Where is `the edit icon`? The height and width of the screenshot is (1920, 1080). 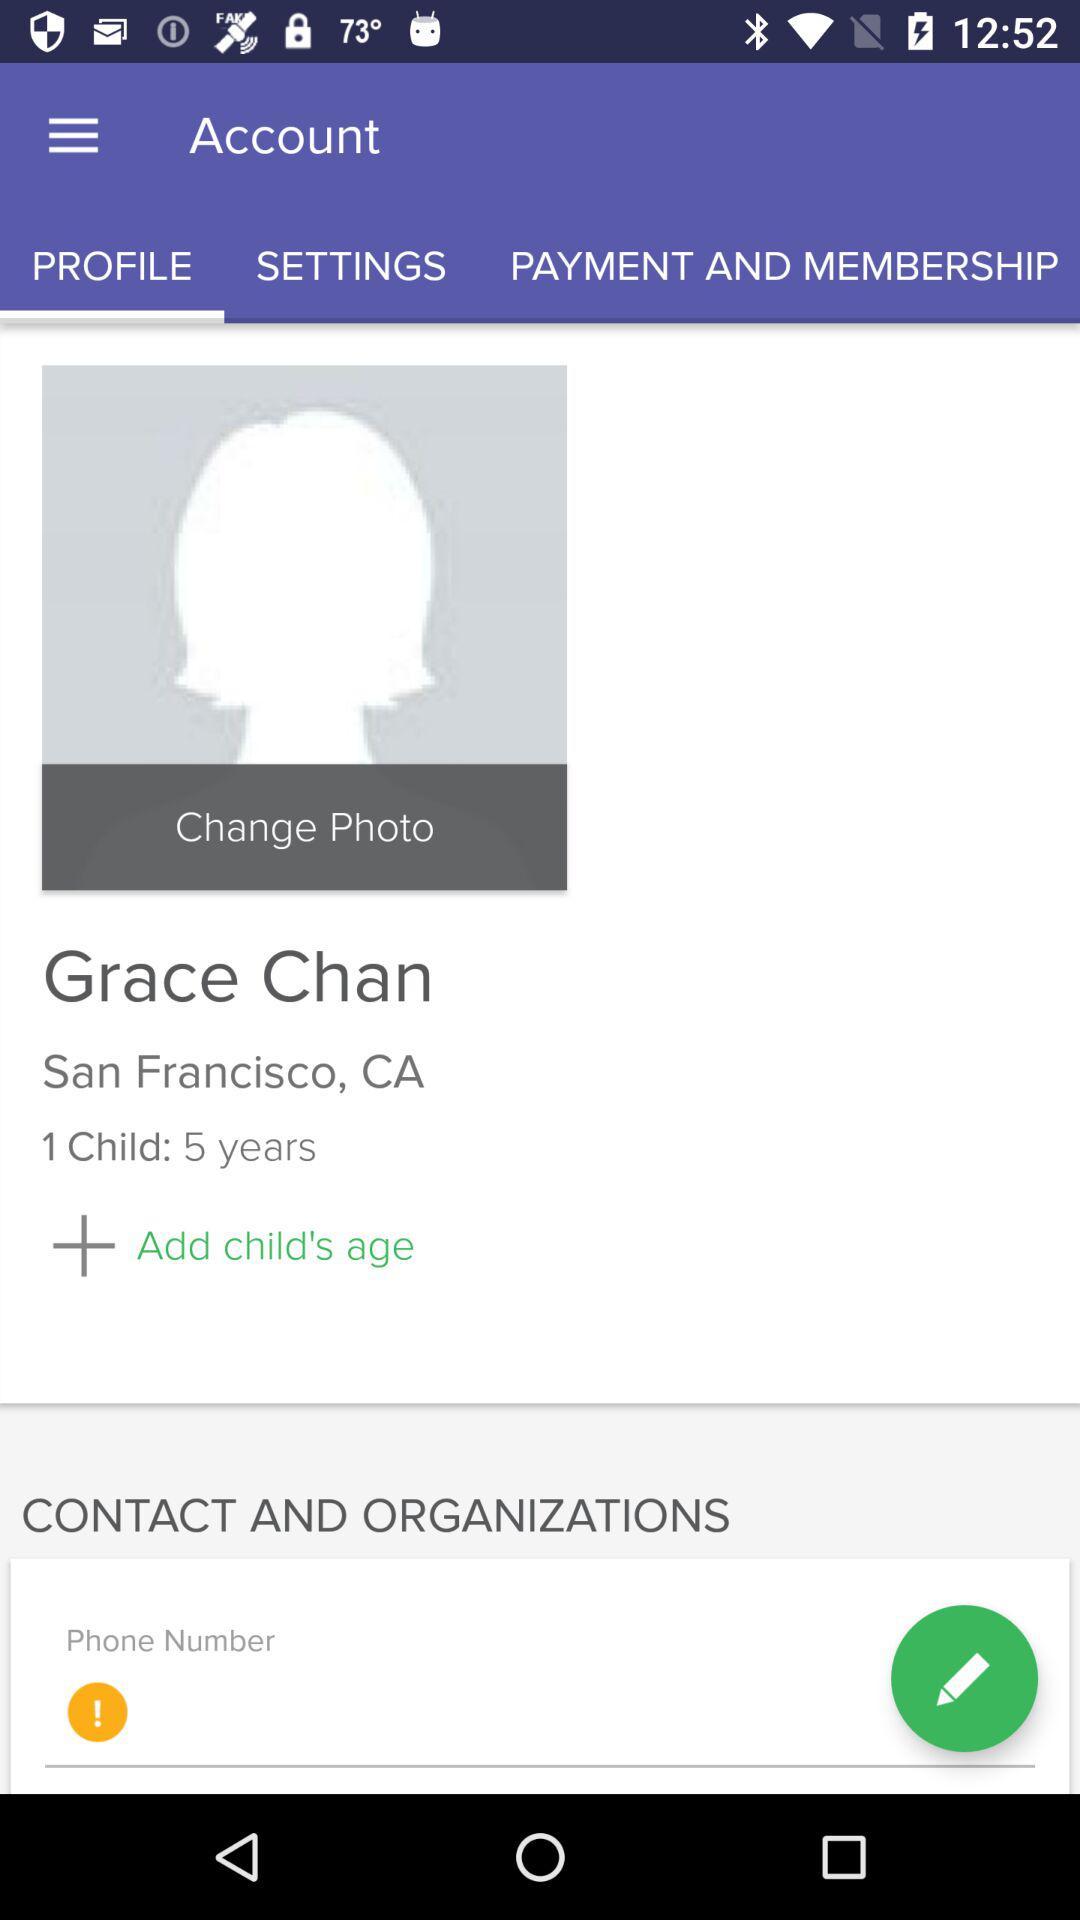
the edit icon is located at coordinates (963, 1678).